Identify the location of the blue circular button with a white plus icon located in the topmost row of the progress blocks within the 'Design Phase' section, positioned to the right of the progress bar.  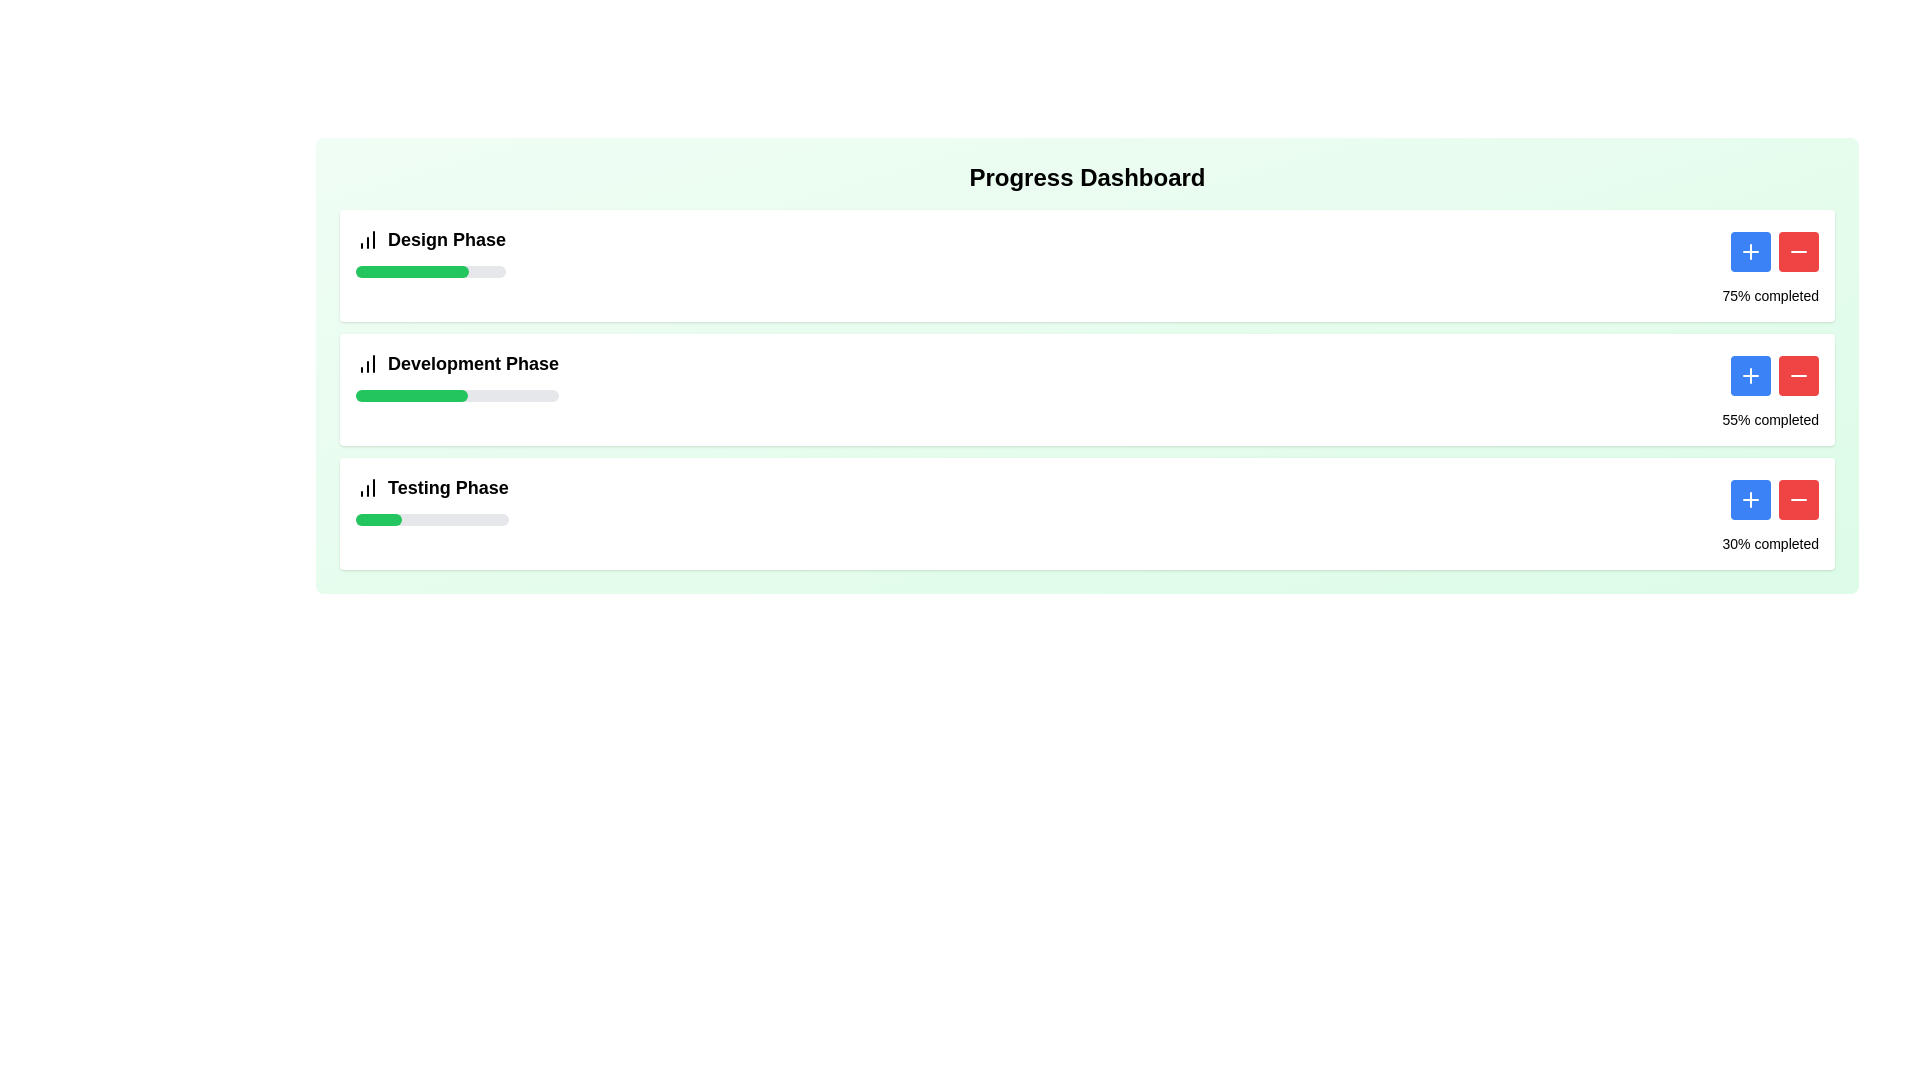
(1750, 250).